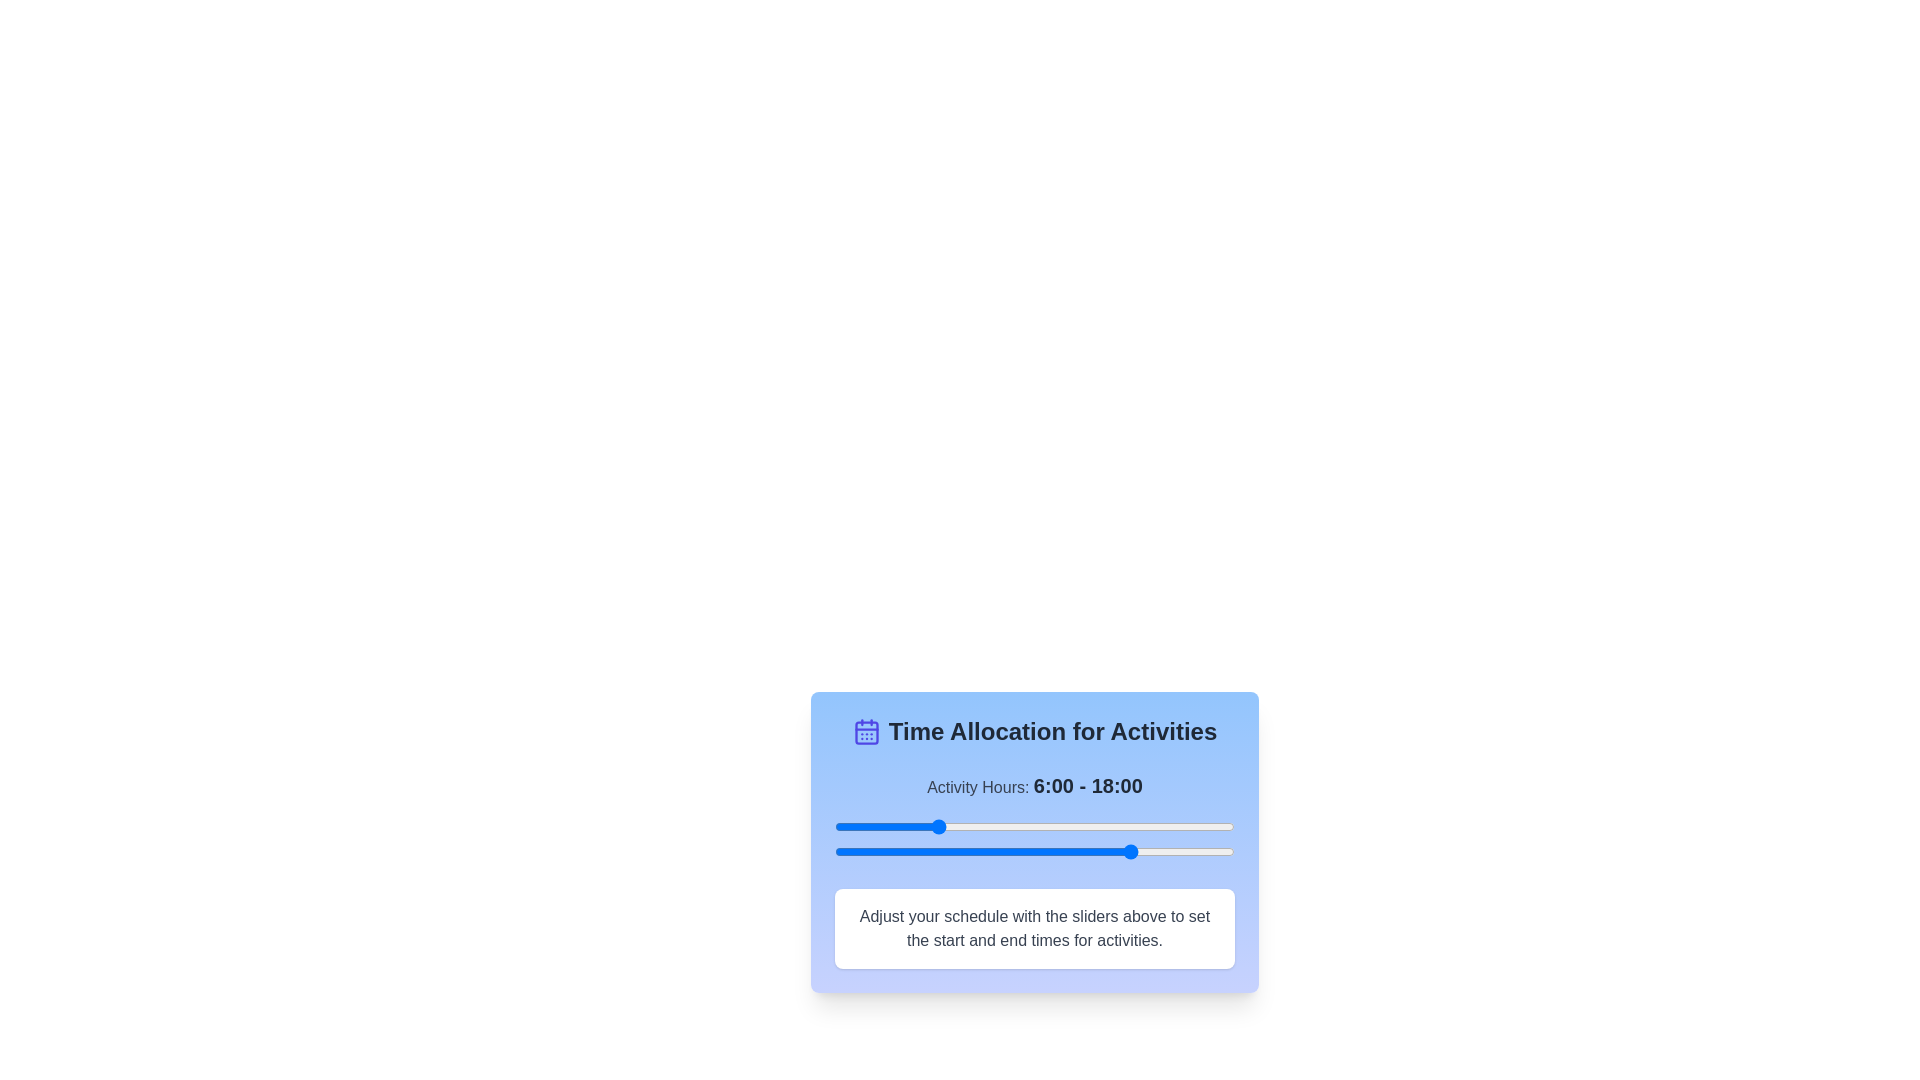 The width and height of the screenshot is (1920, 1080). Describe the element at coordinates (950, 852) in the screenshot. I see `the end time slider to 7 hours` at that location.